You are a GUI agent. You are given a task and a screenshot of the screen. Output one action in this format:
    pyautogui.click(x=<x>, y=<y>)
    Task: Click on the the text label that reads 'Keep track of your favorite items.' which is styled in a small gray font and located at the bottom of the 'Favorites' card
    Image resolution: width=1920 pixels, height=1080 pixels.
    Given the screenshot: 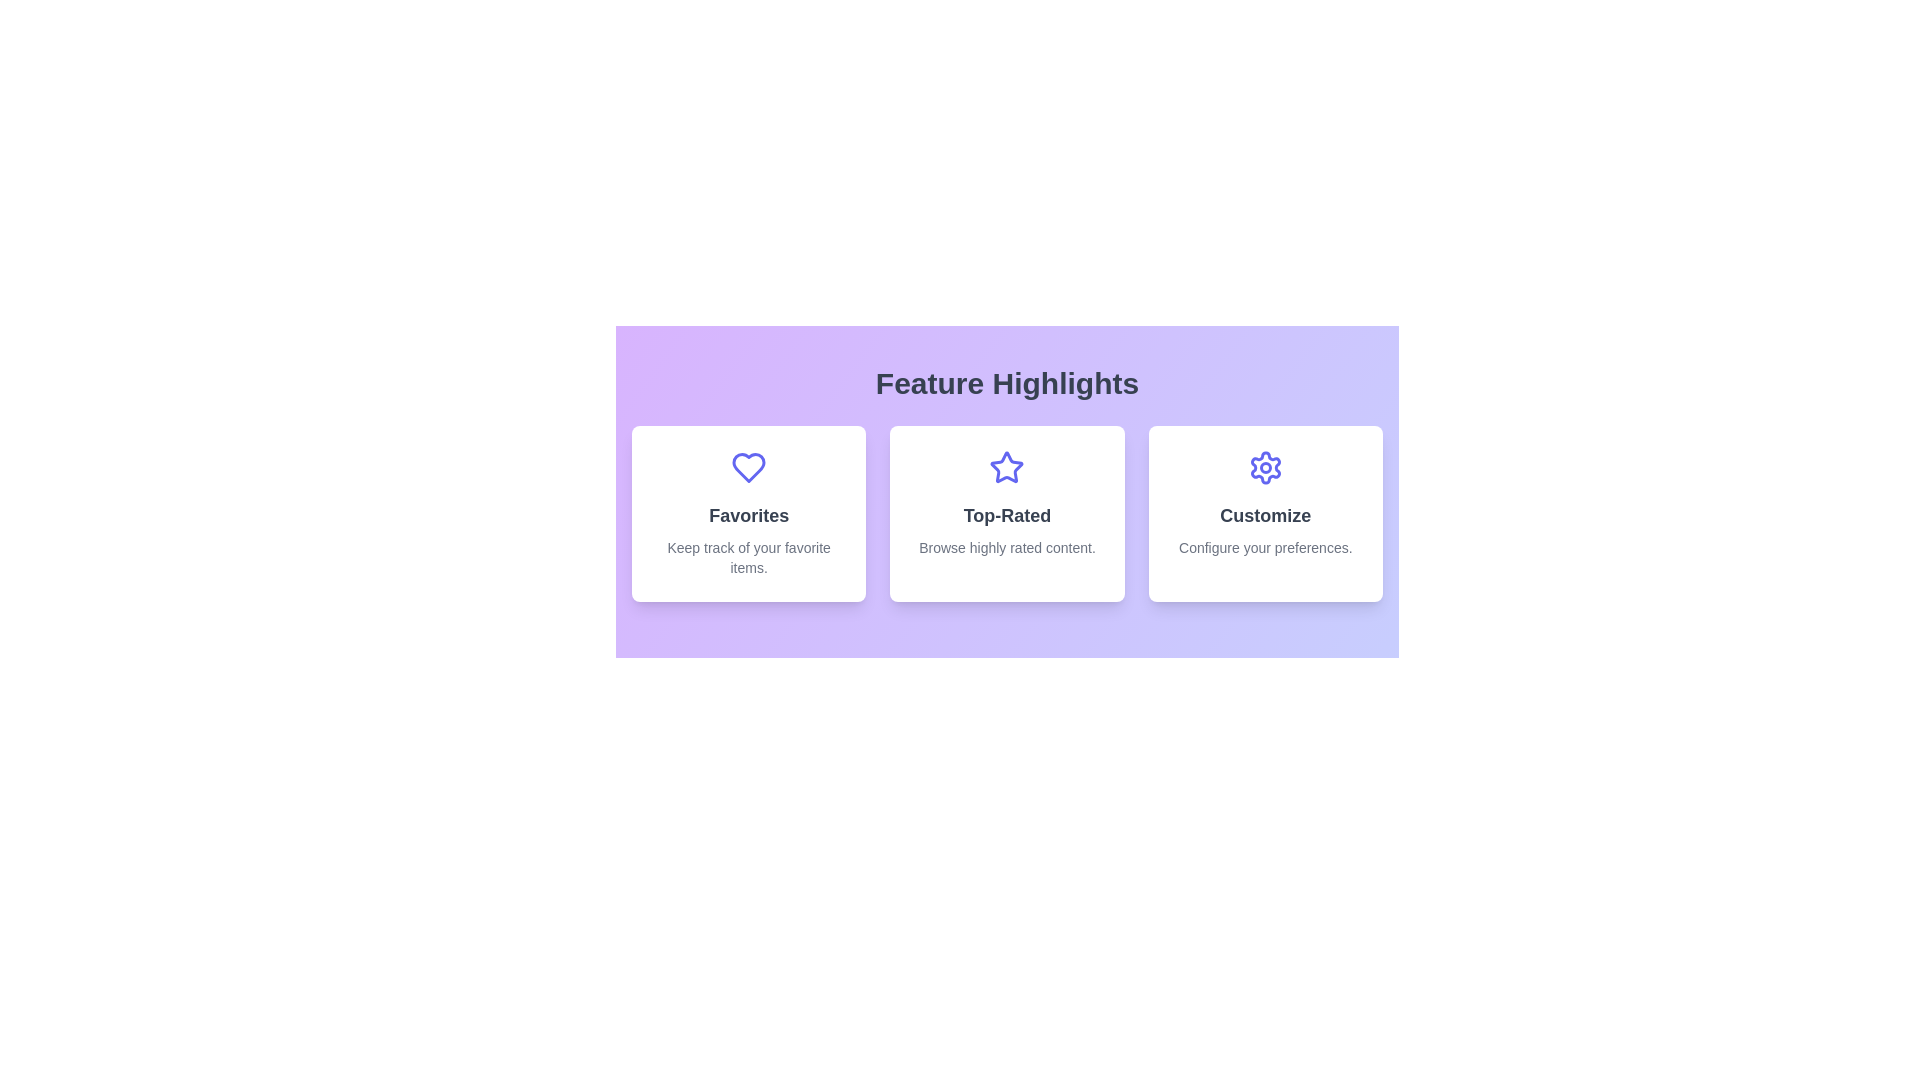 What is the action you would take?
    pyautogui.click(x=748, y=558)
    